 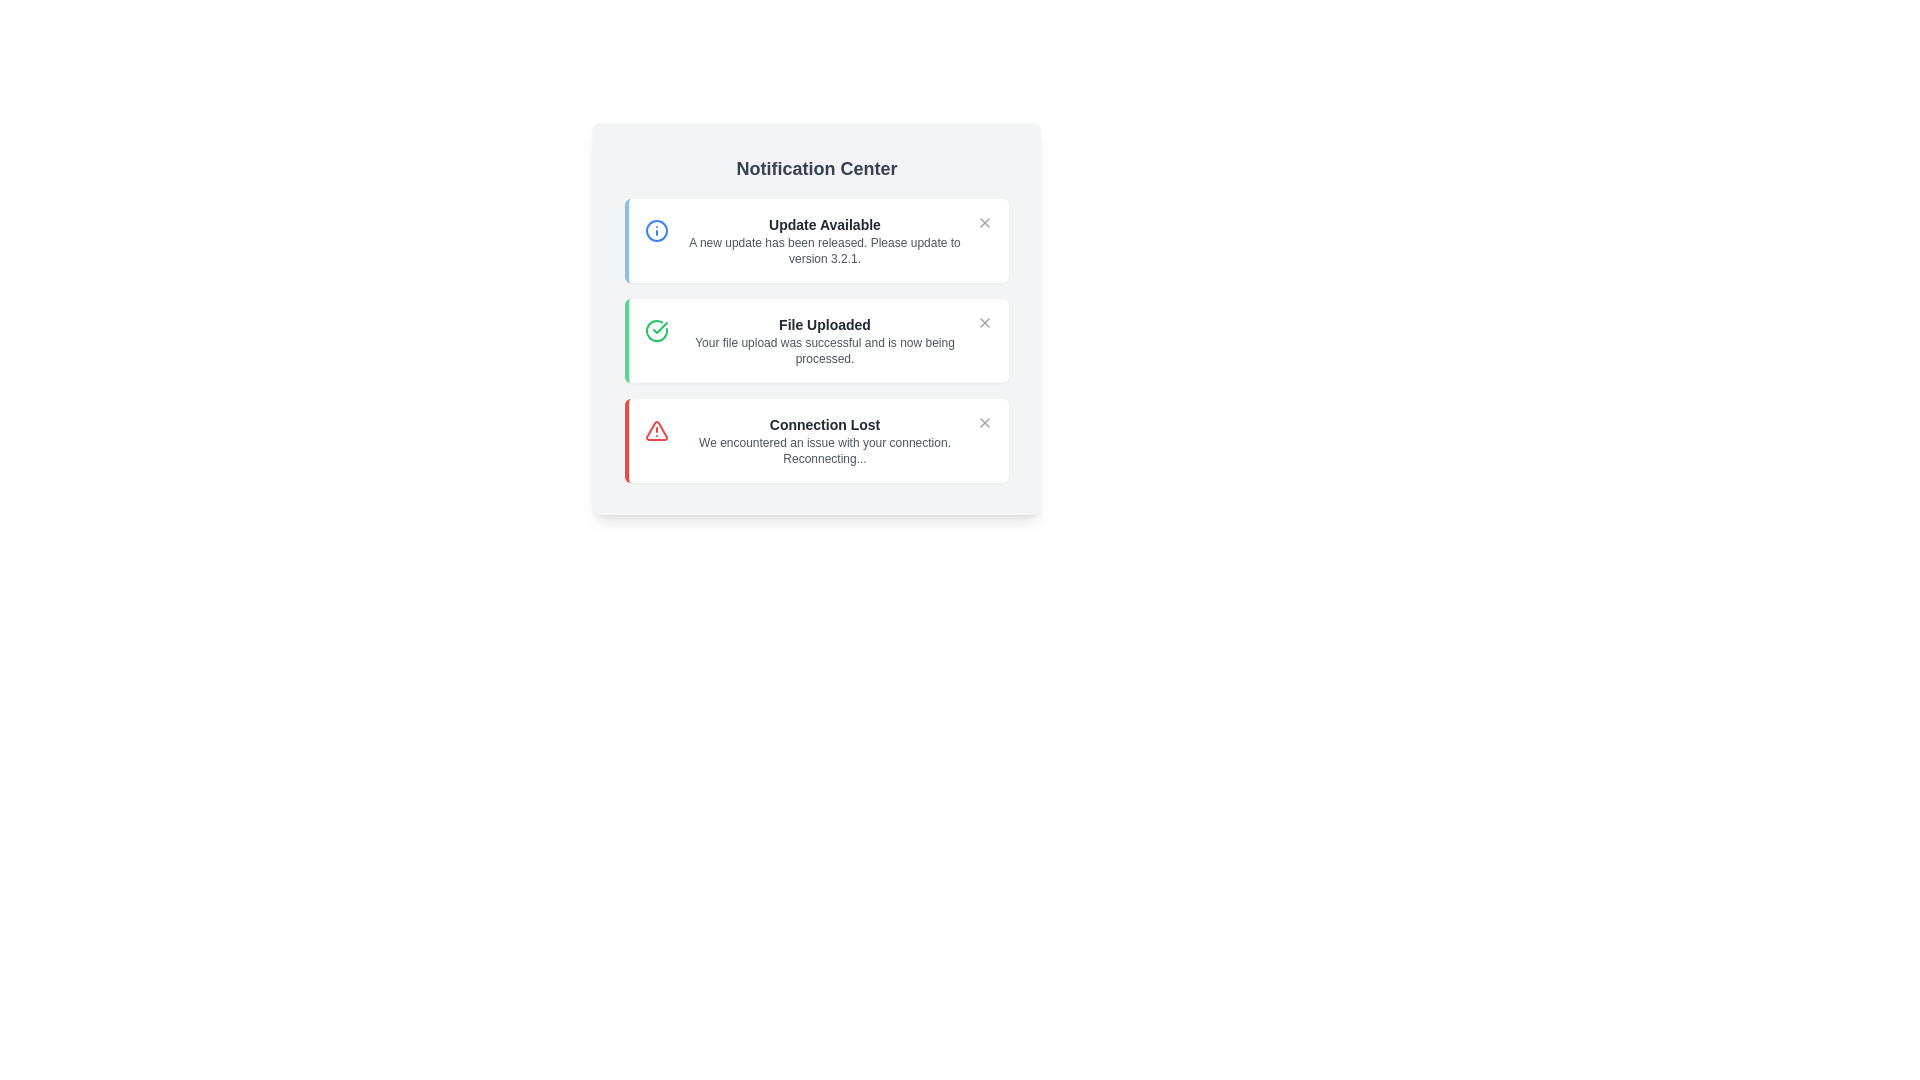 What do you see at coordinates (816, 339) in the screenshot?
I see `notification text from the Notification panel, which contains three vertically aligned notifications with bold headings and messages underneath` at bounding box center [816, 339].